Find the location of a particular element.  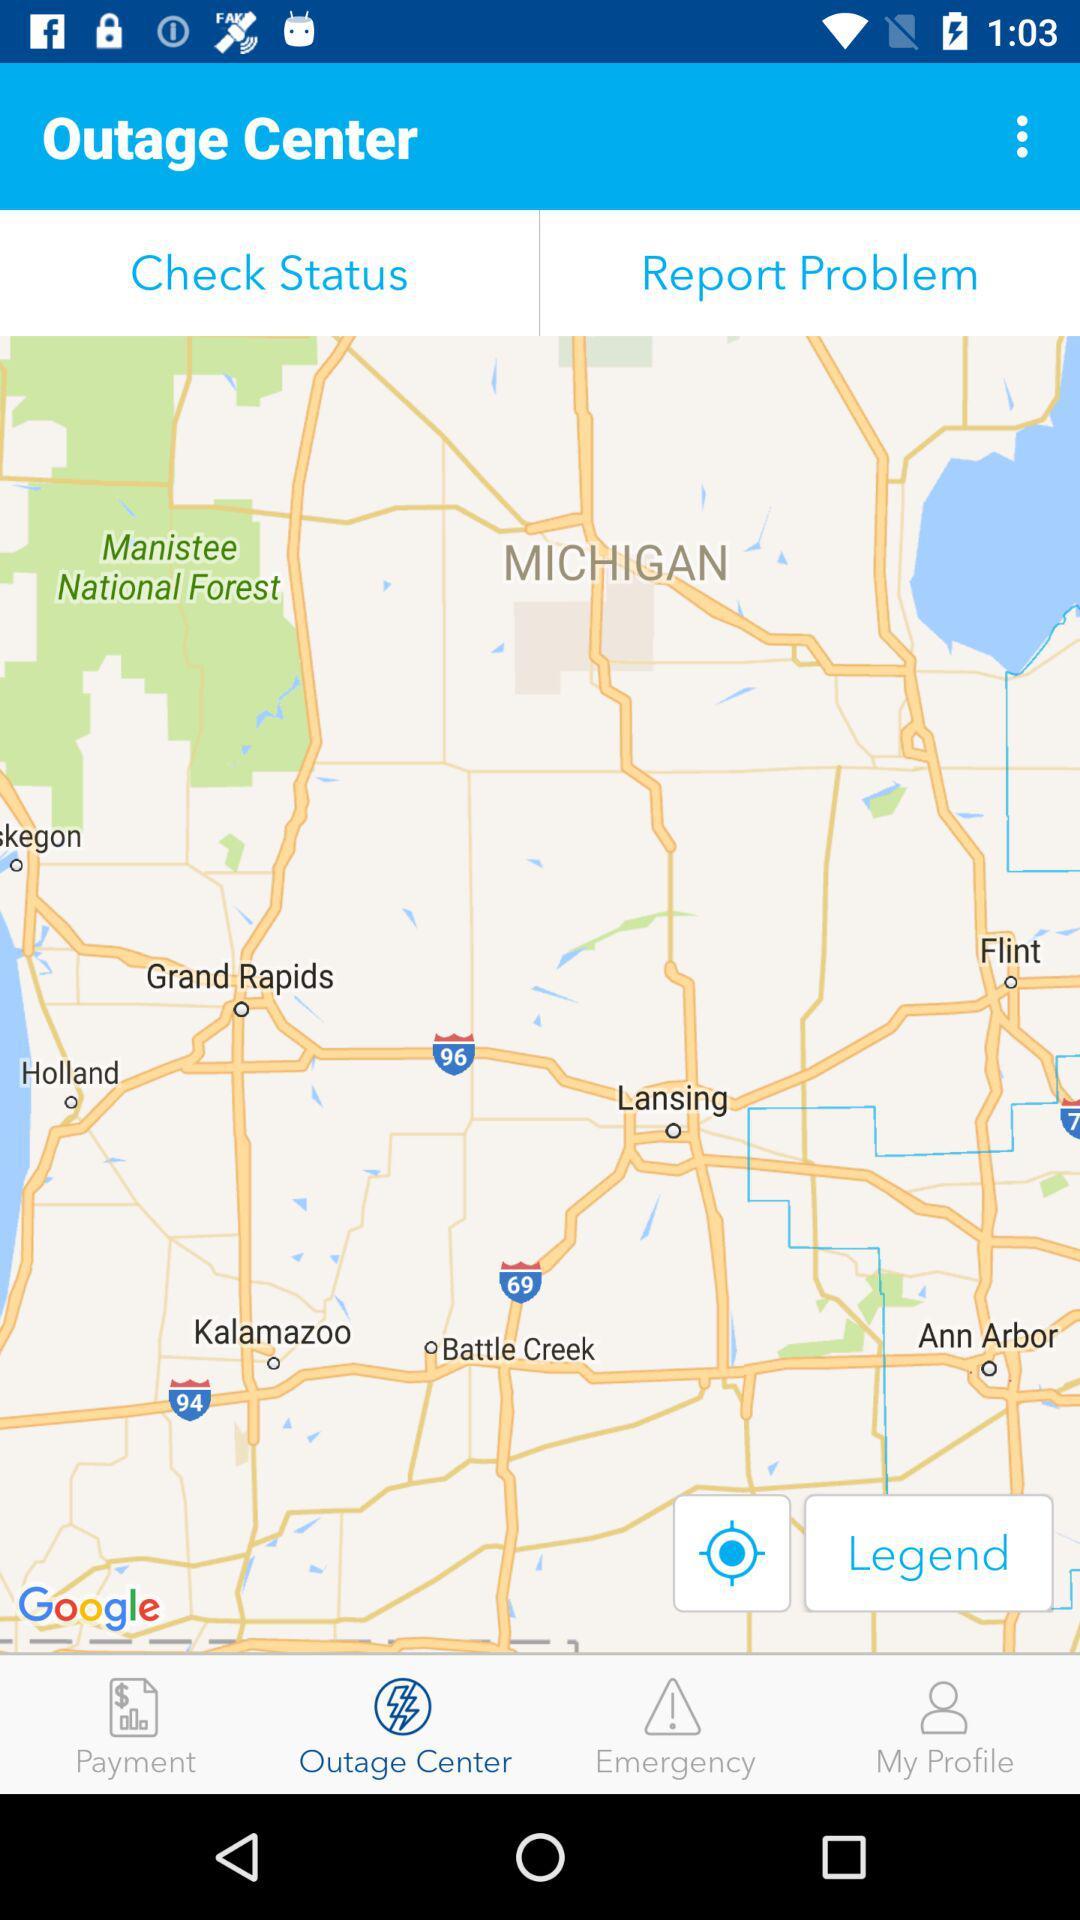

item to the left of the outage center icon is located at coordinates (135, 1723).